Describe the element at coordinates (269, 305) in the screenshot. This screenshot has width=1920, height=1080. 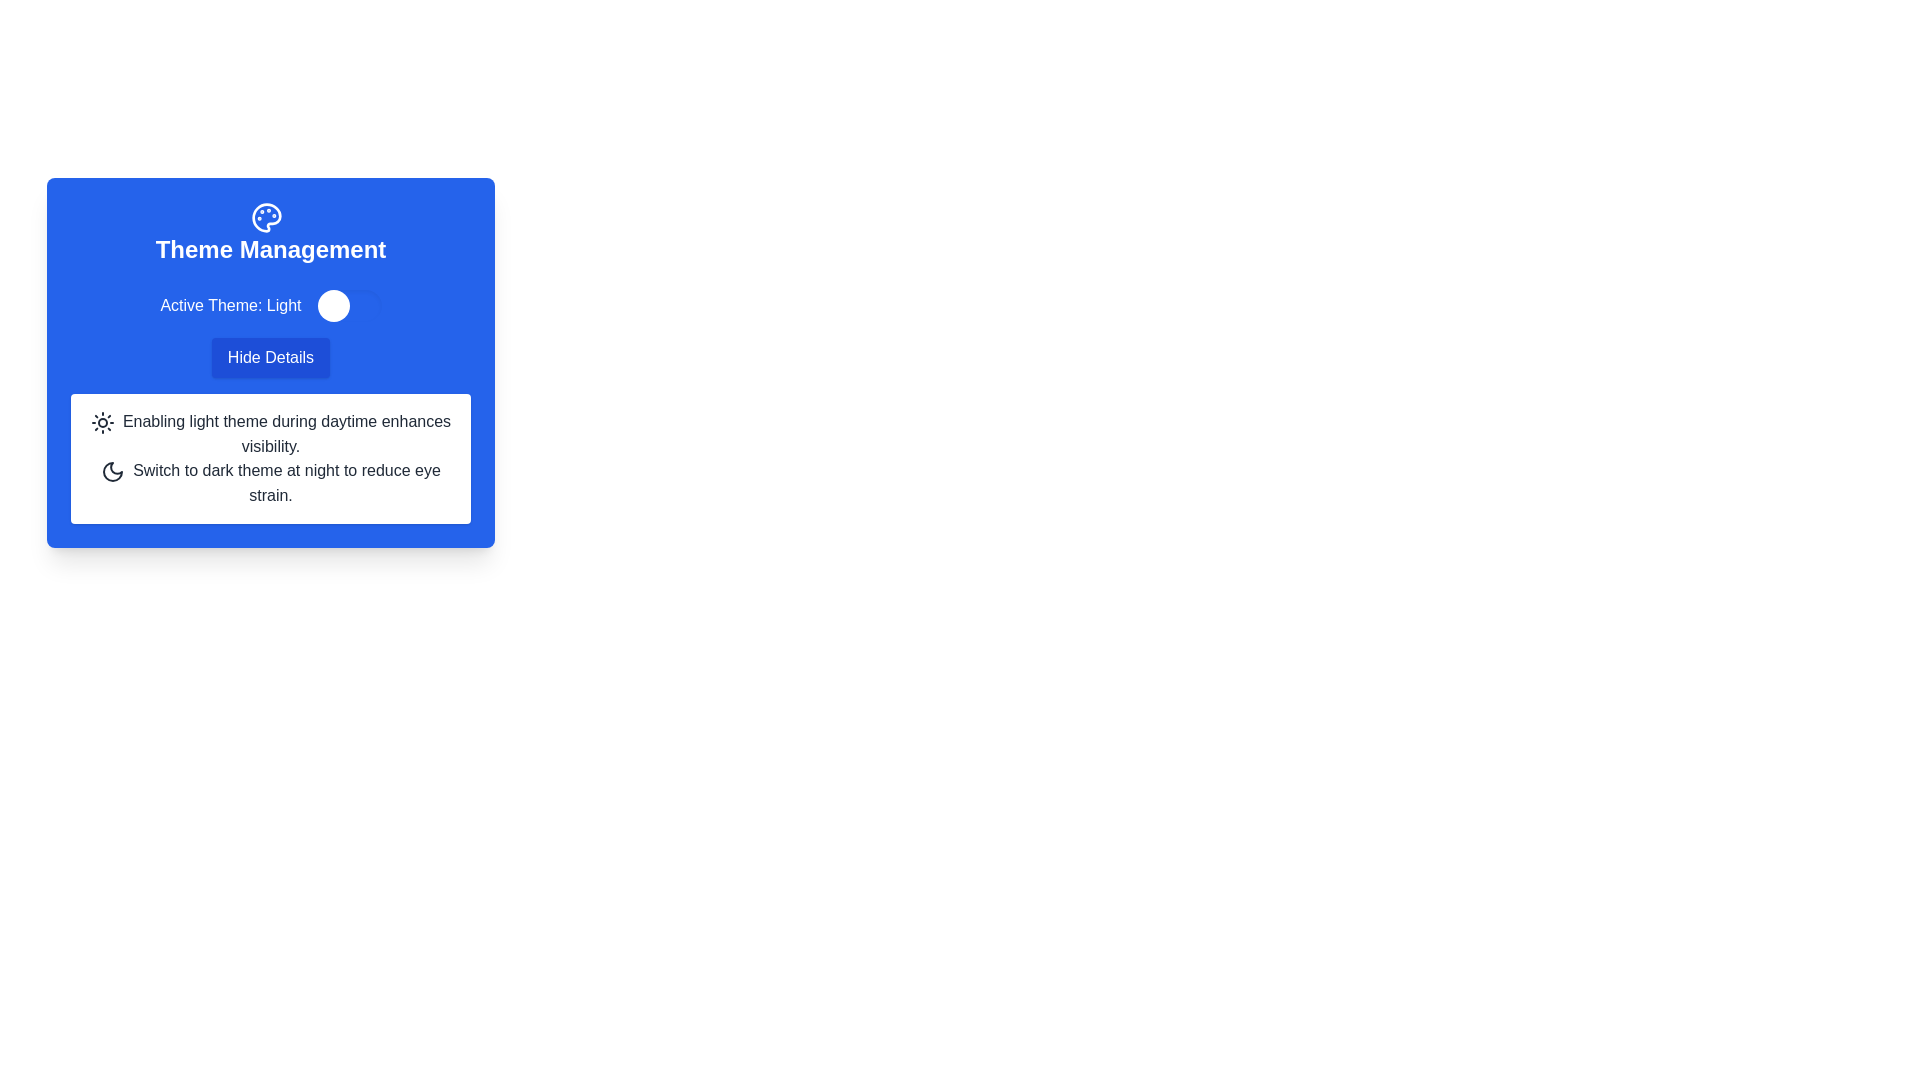
I see `the toggle switch for theme management, which indicates the current theme status and allows toggling between light and dark modes` at that location.